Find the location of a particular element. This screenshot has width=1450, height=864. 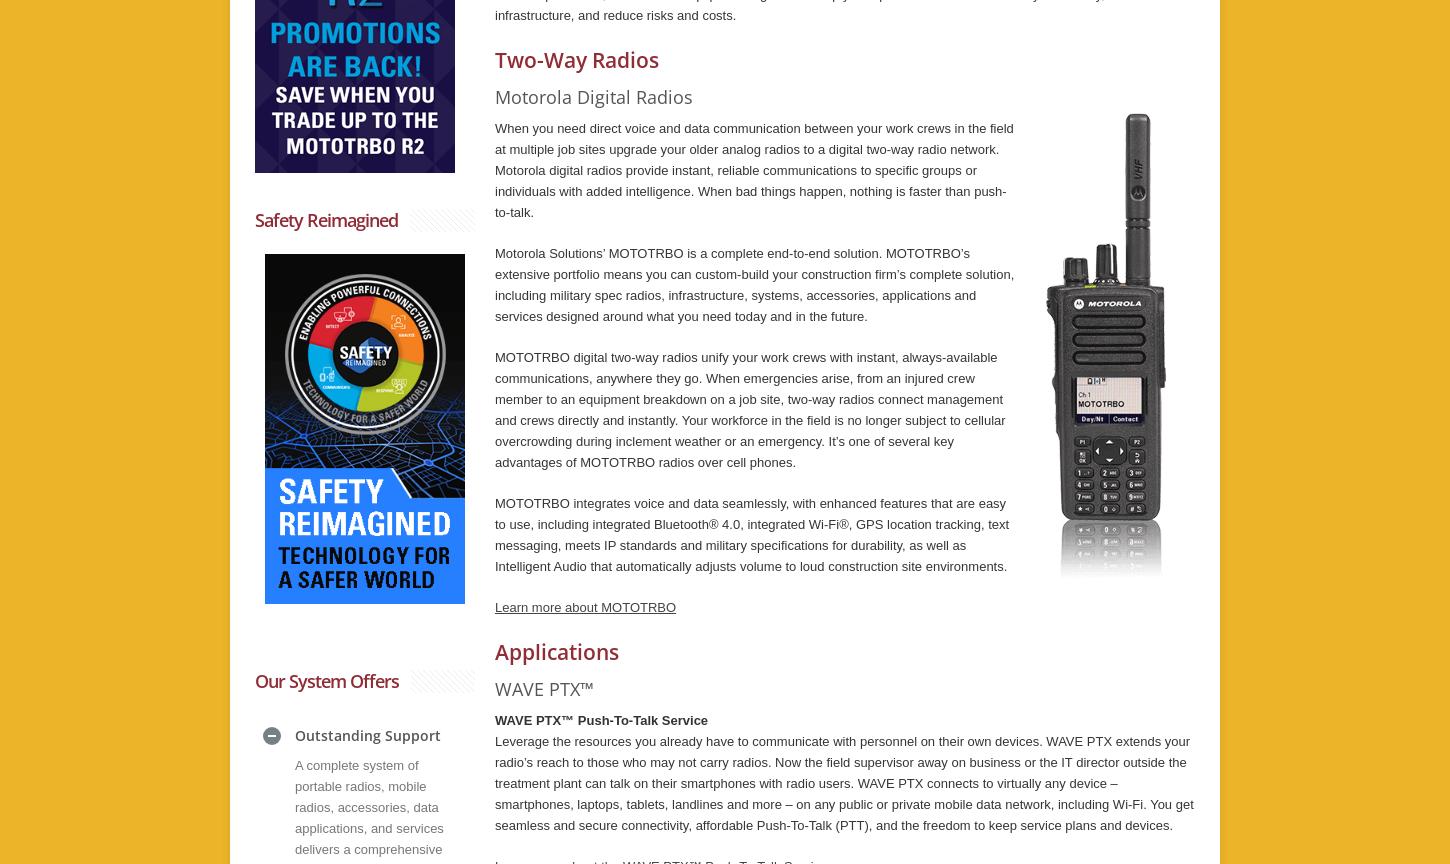

'Learn more about MOTOTRBO' is located at coordinates (585, 606).